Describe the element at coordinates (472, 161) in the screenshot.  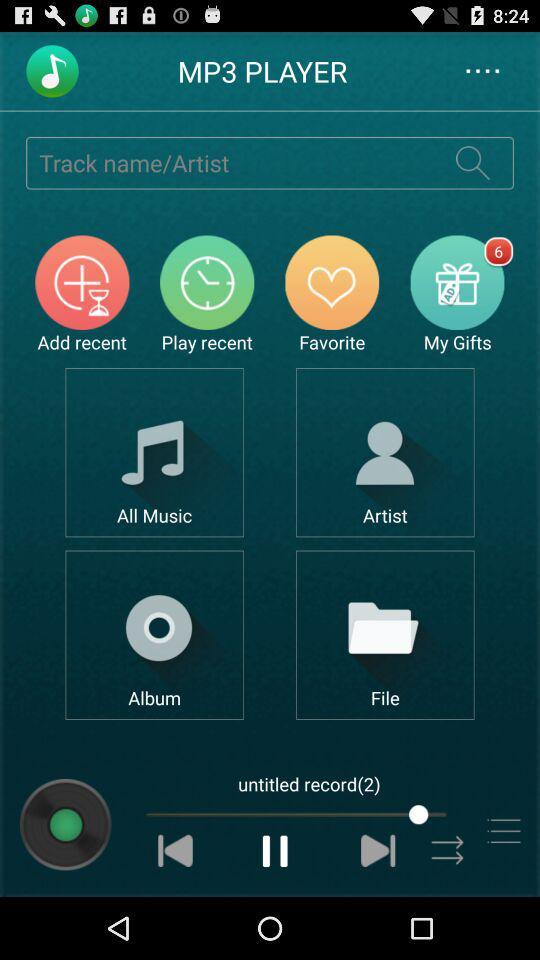
I see `search music` at that location.